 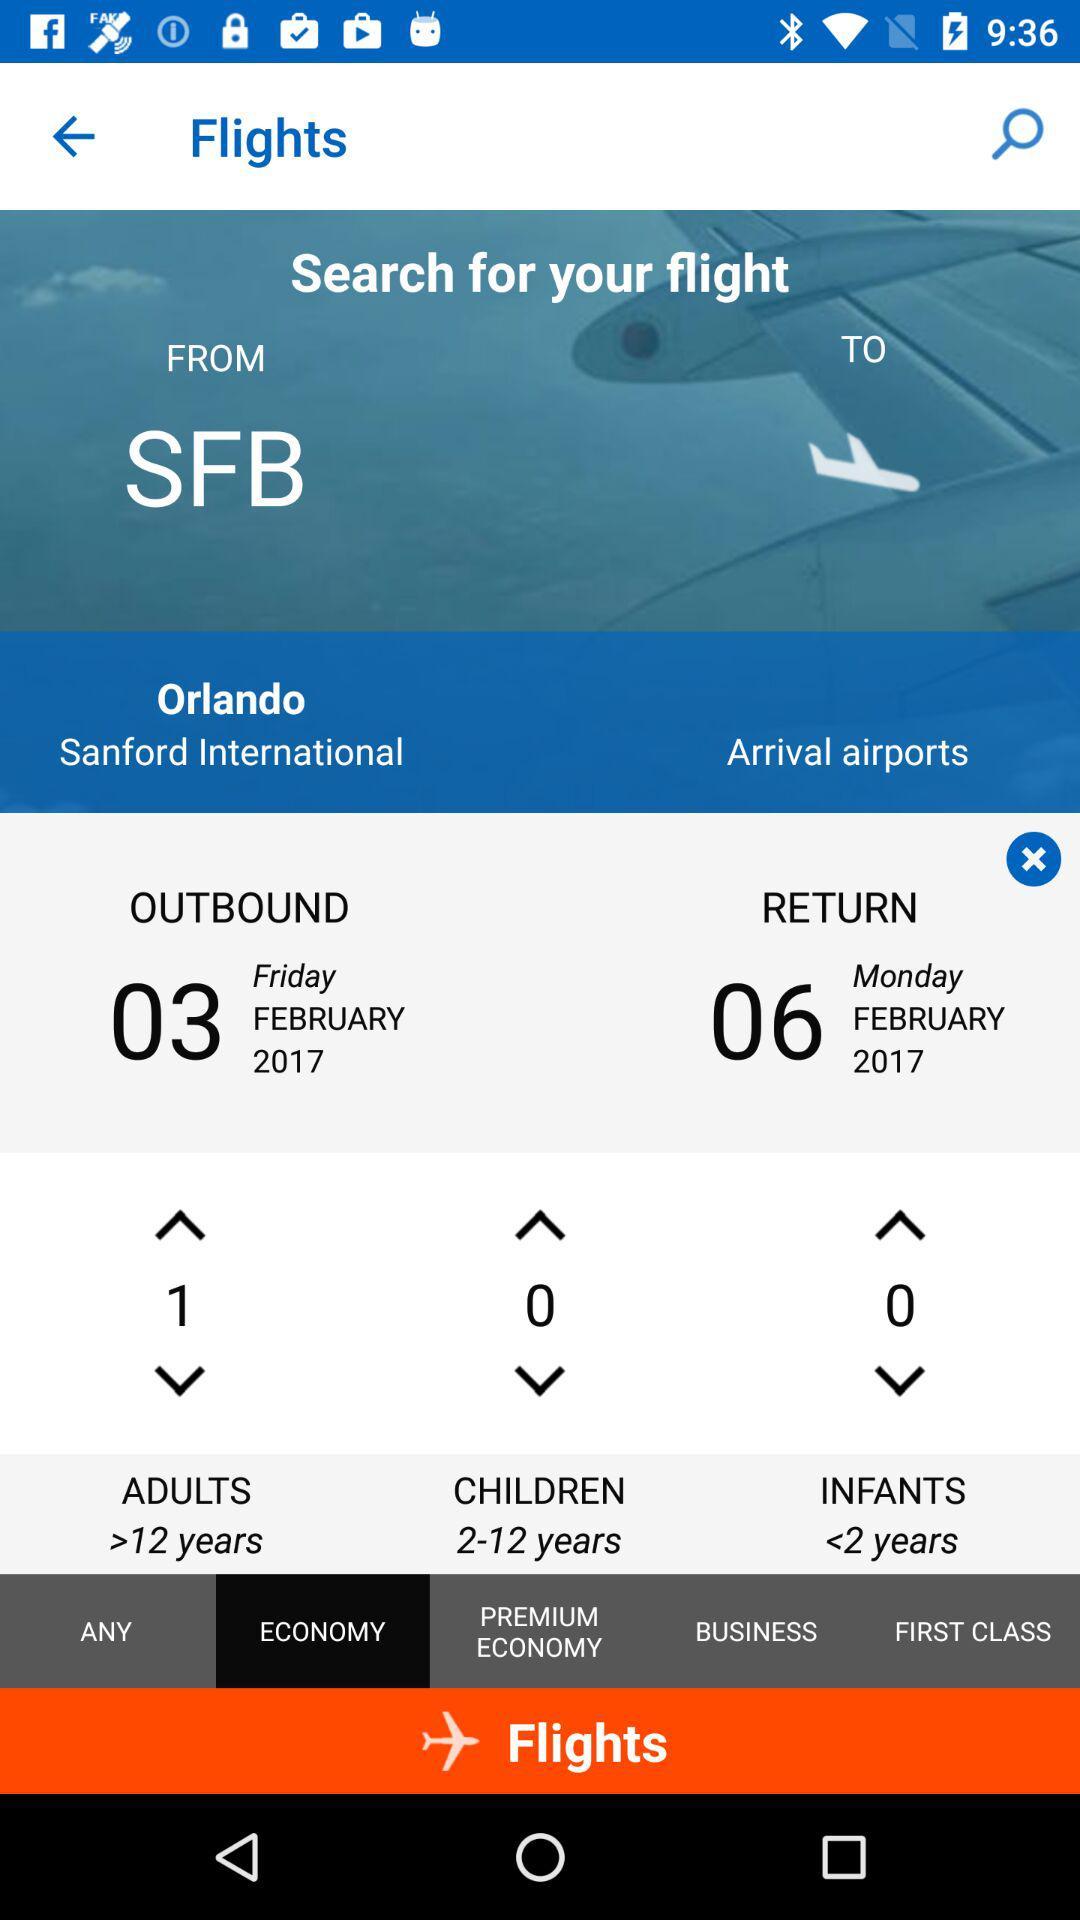 What do you see at coordinates (540, 1224) in the screenshot?
I see `number up` at bounding box center [540, 1224].